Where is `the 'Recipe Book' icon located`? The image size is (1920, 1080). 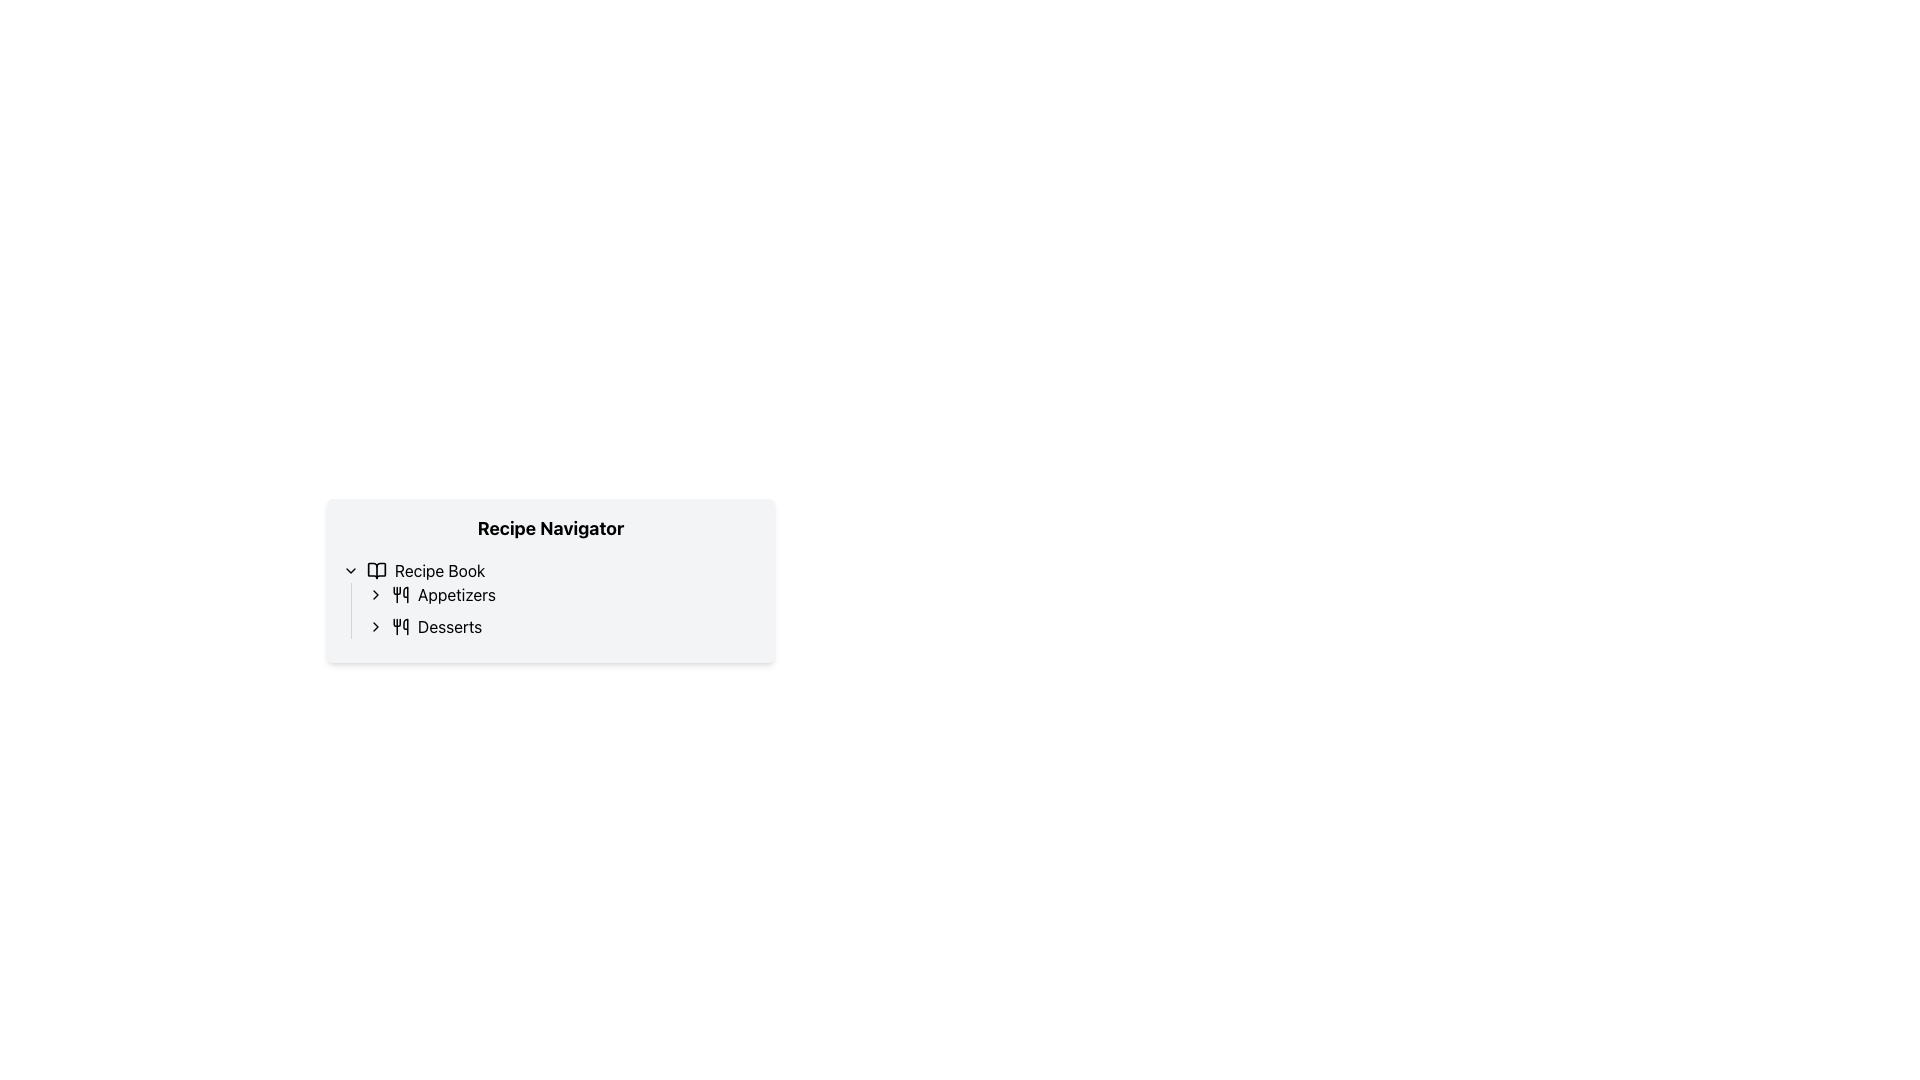
the 'Recipe Book' icon located is located at coordinates (377, 570).